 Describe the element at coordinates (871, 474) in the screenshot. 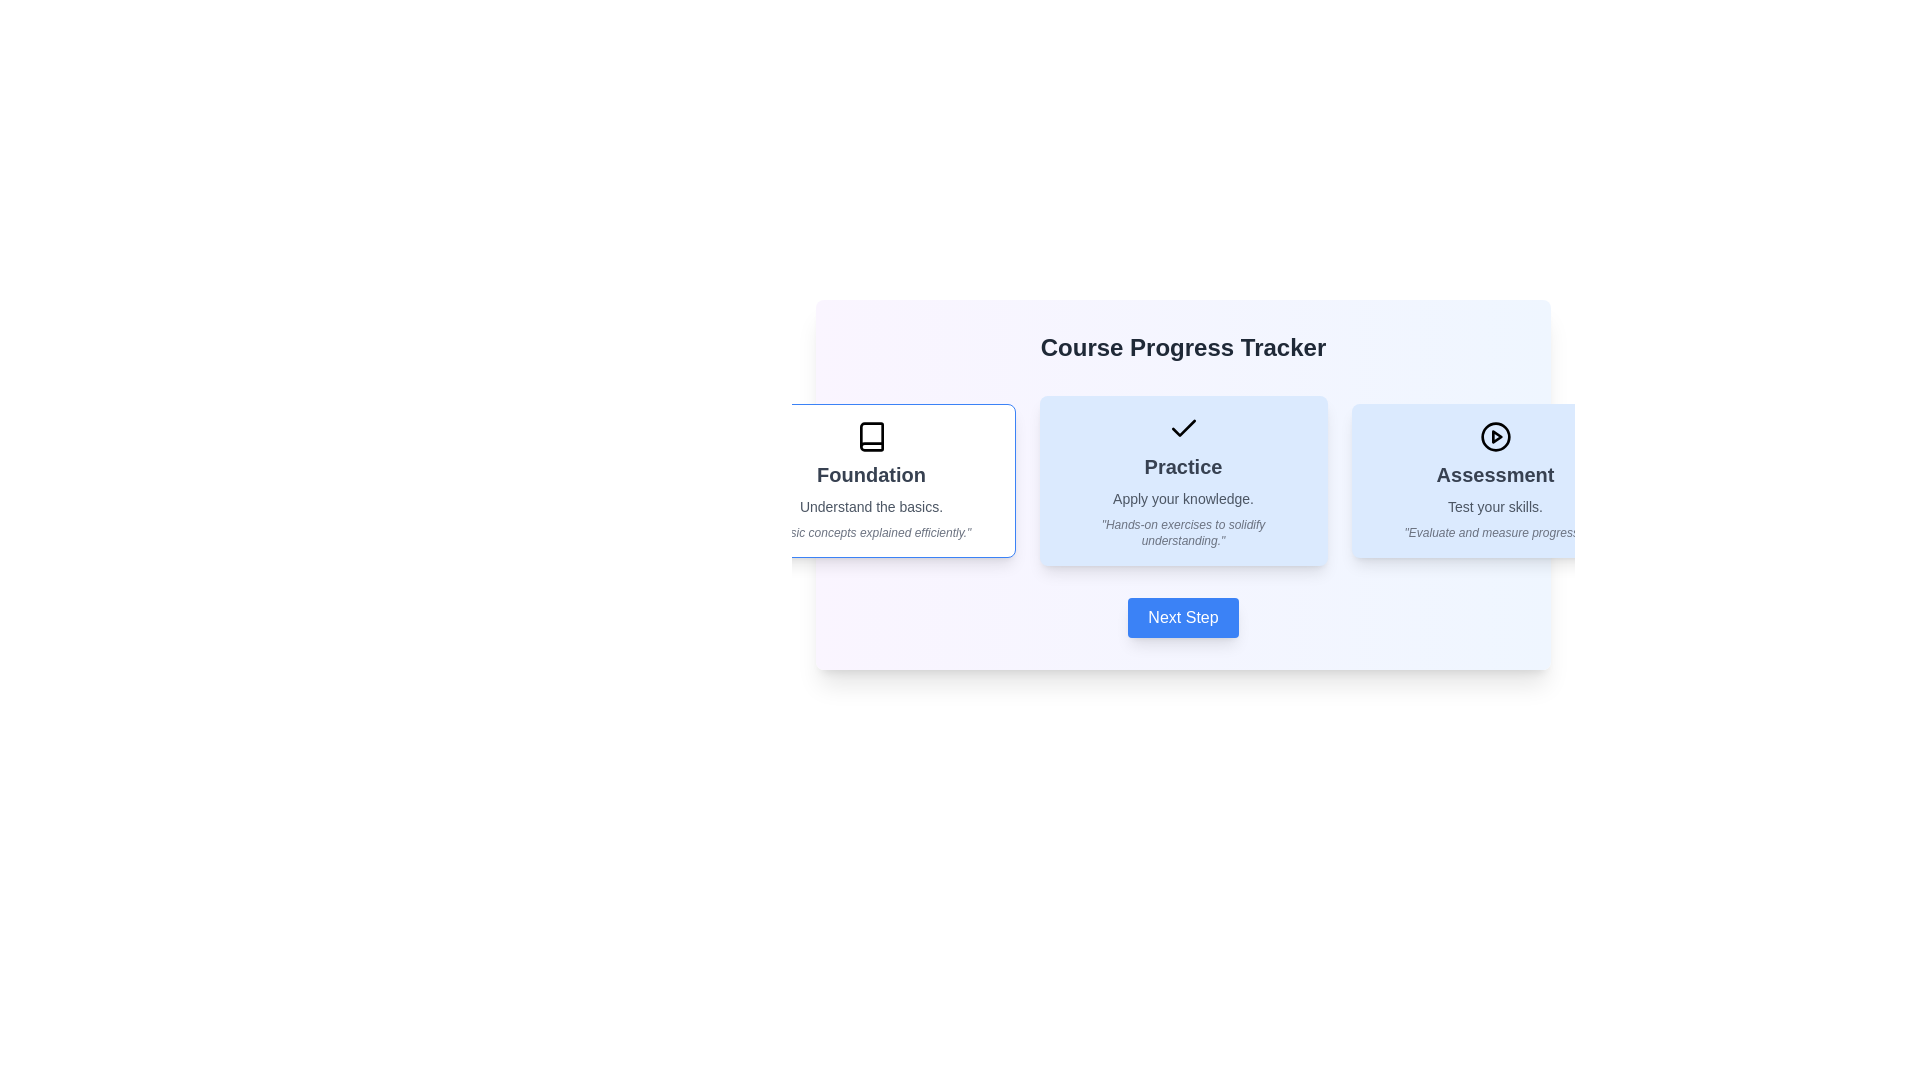

I see `static text 'Foundation' which is styled in bold and larger font, located within the first card of three in the central interface, above the description text 'Understand the basics.'` at that location.